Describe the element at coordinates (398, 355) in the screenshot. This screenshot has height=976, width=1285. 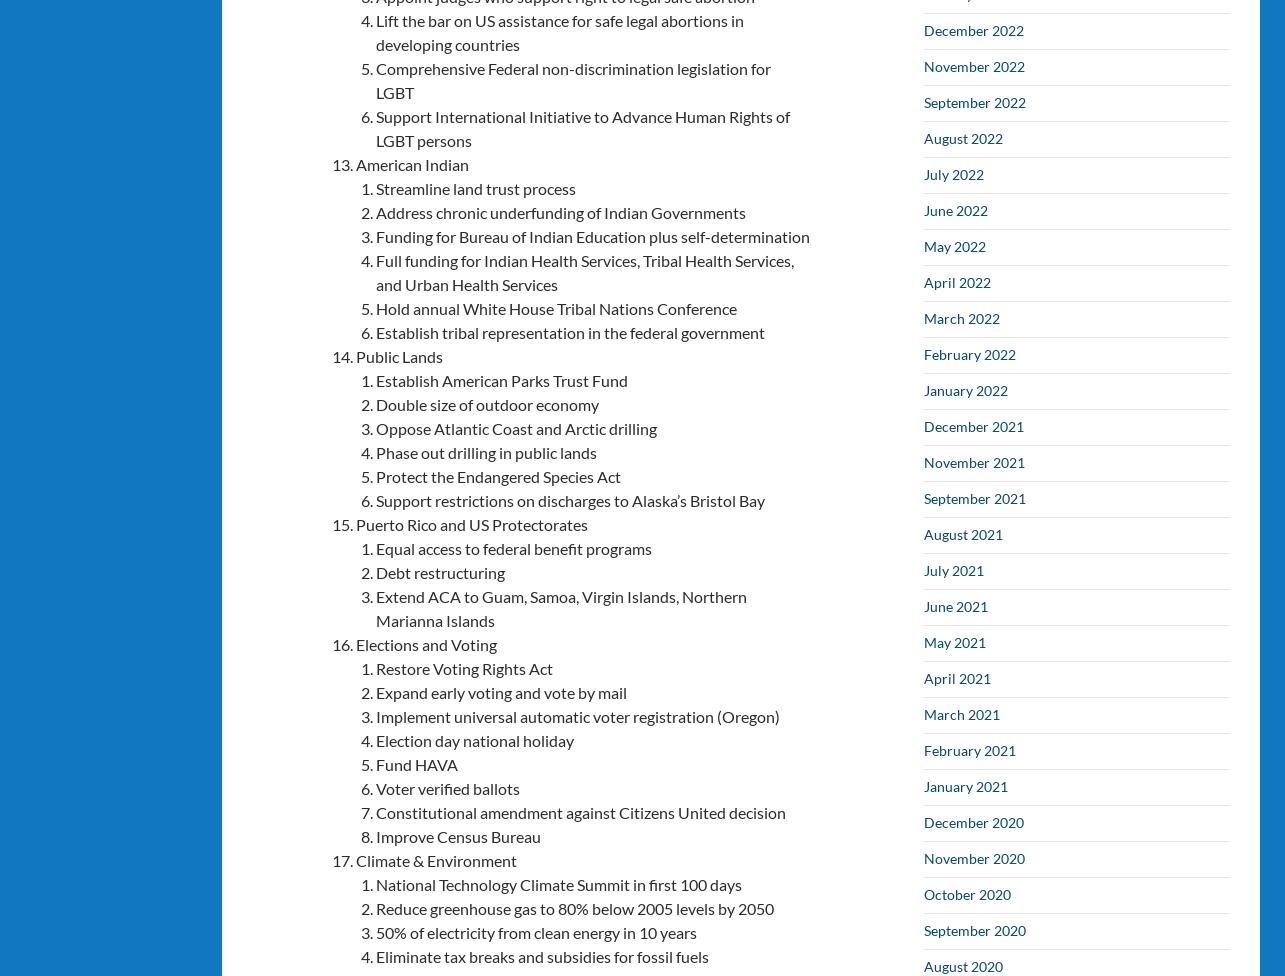
I see `'Public Lands'` at that location.